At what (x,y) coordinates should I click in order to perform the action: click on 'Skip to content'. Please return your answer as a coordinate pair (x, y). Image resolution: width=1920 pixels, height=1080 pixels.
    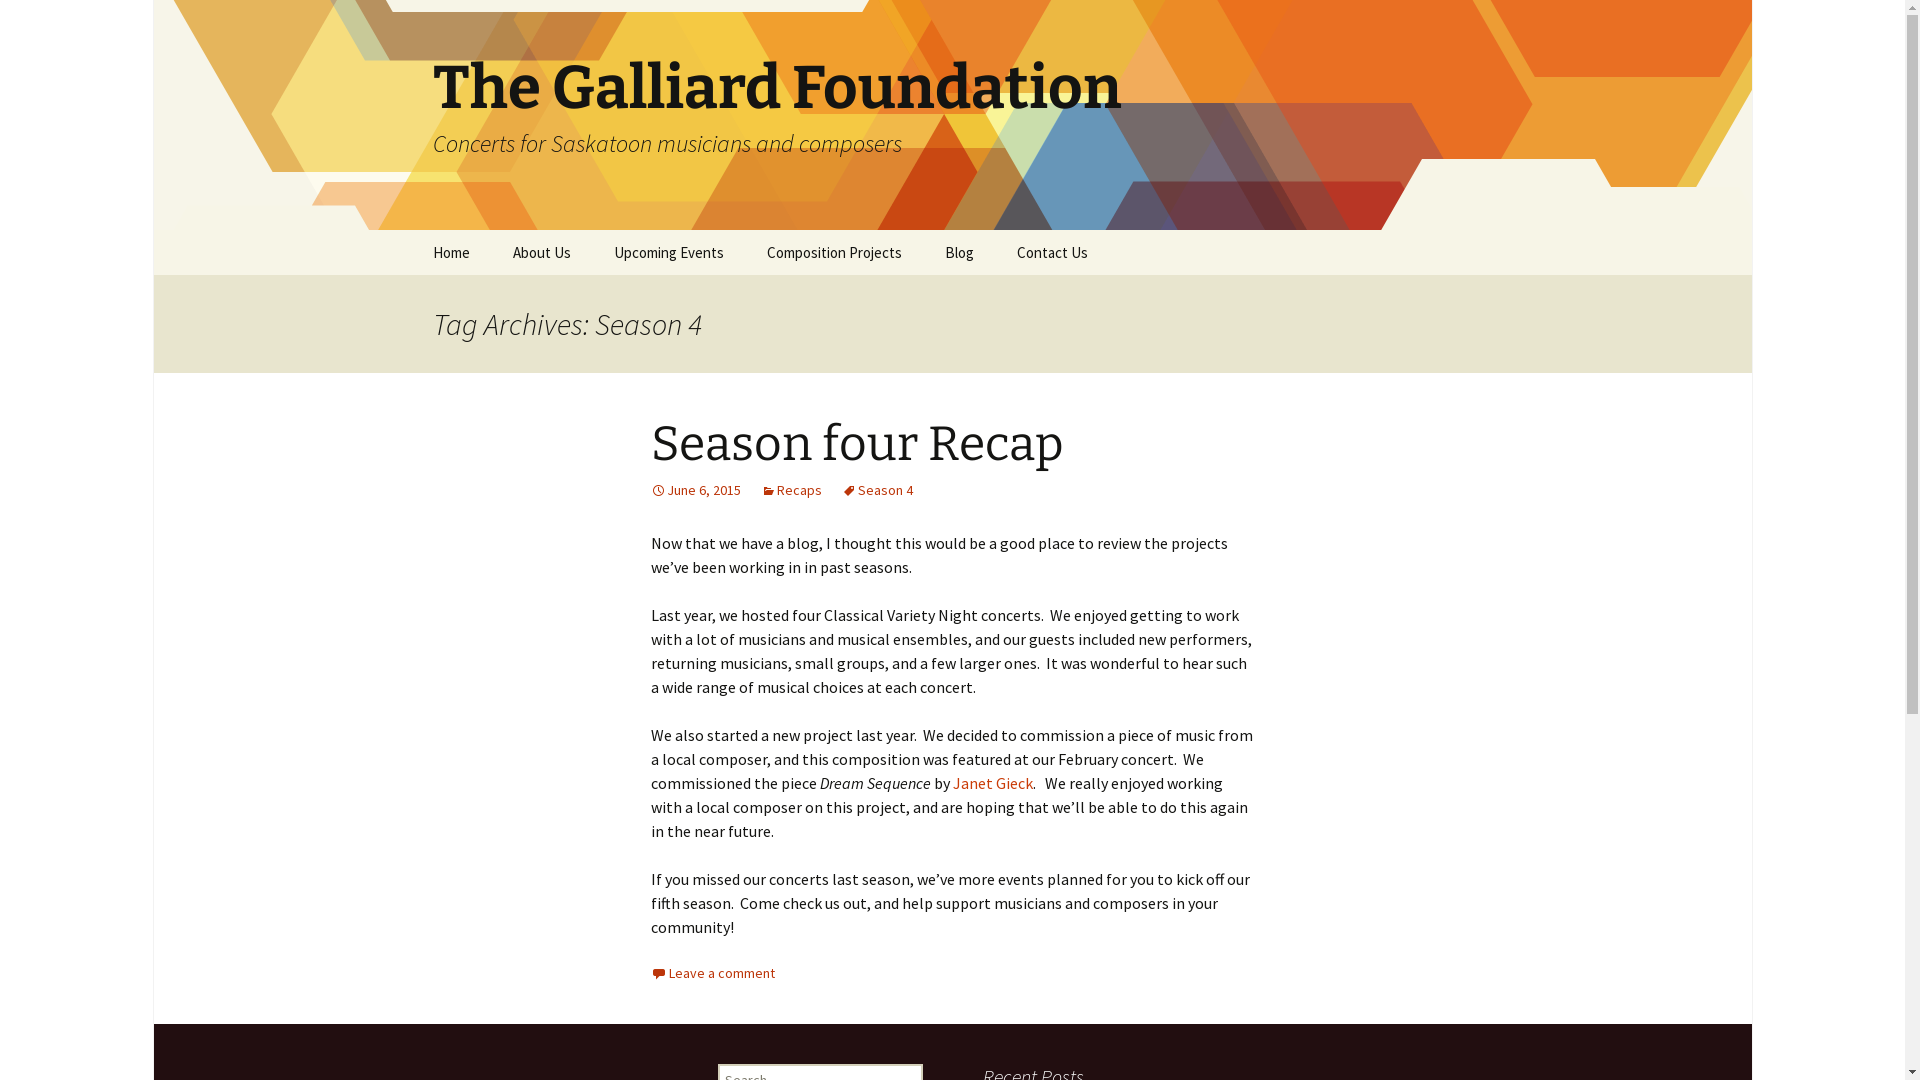
    Looking at the image, I should click on (411, 228).